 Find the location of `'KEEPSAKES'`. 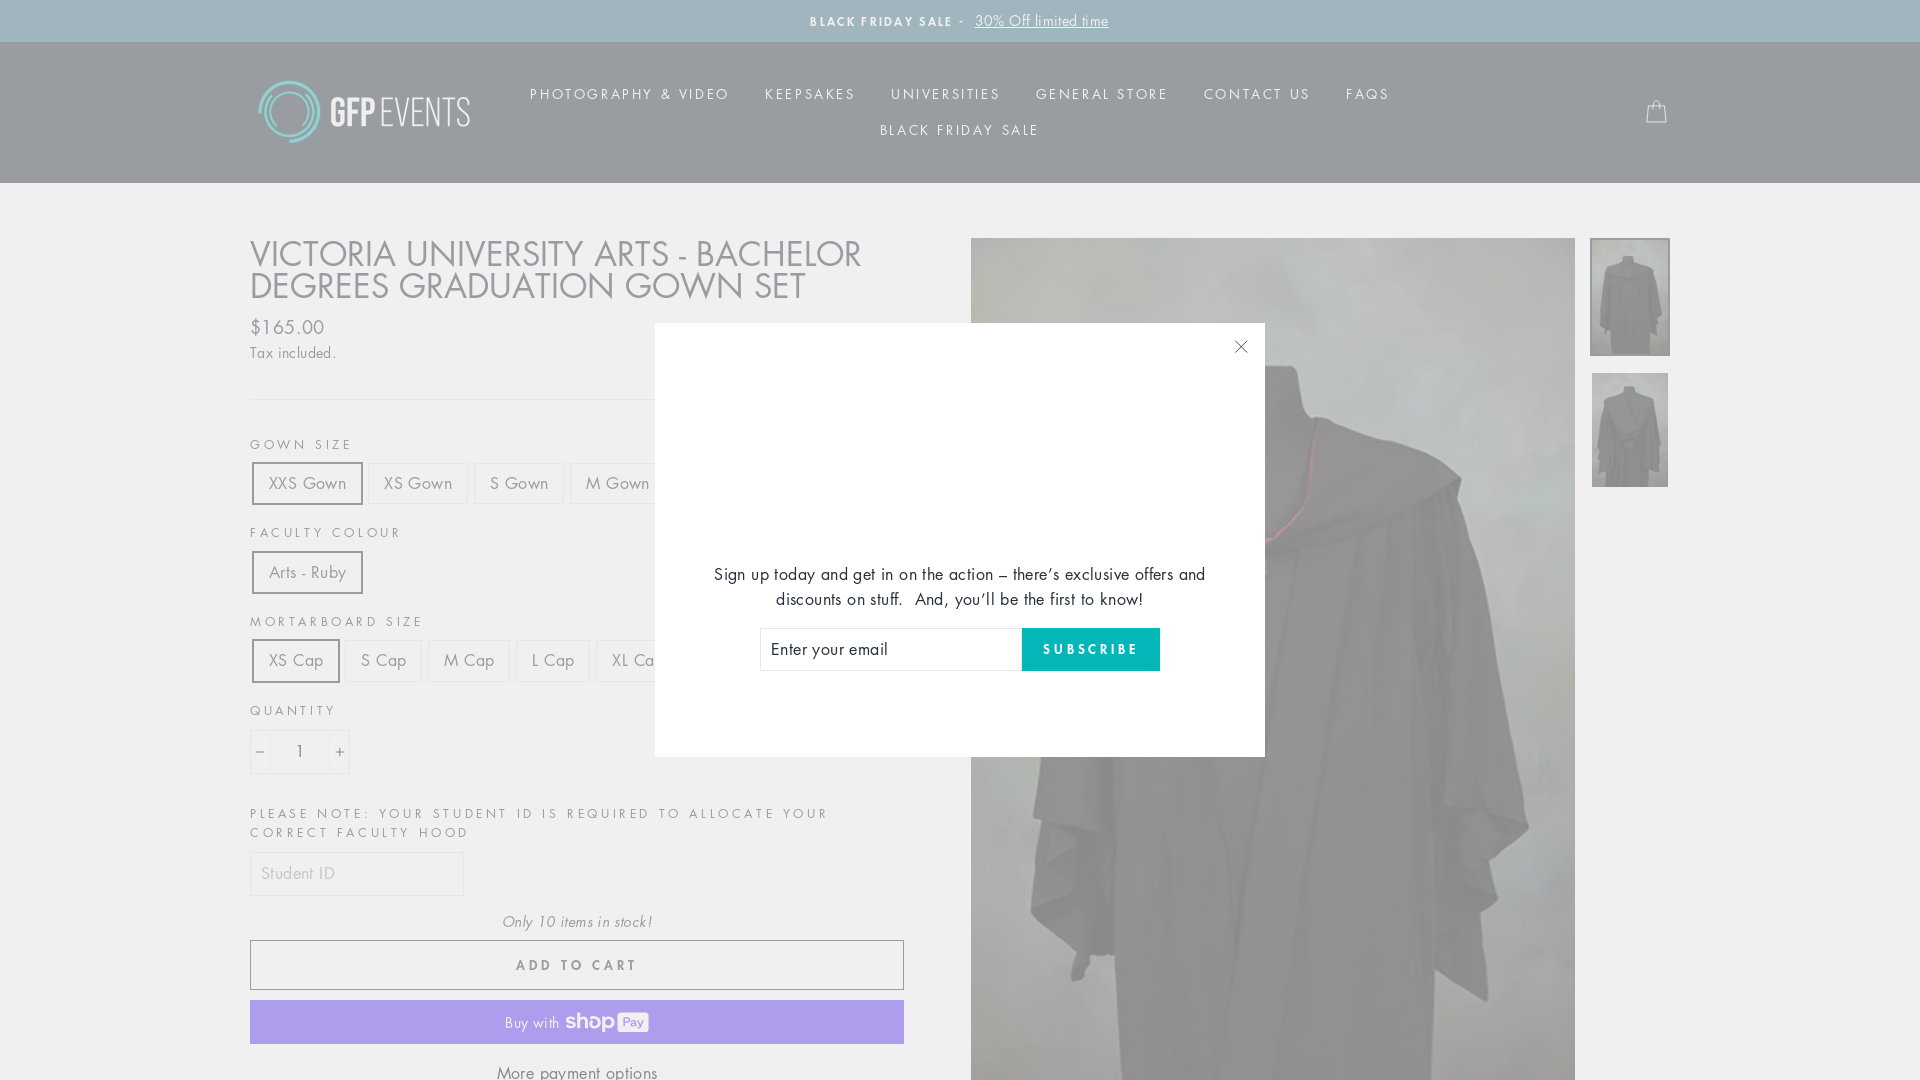

'KEEPSAKES' is located at coordinates (810, 93).